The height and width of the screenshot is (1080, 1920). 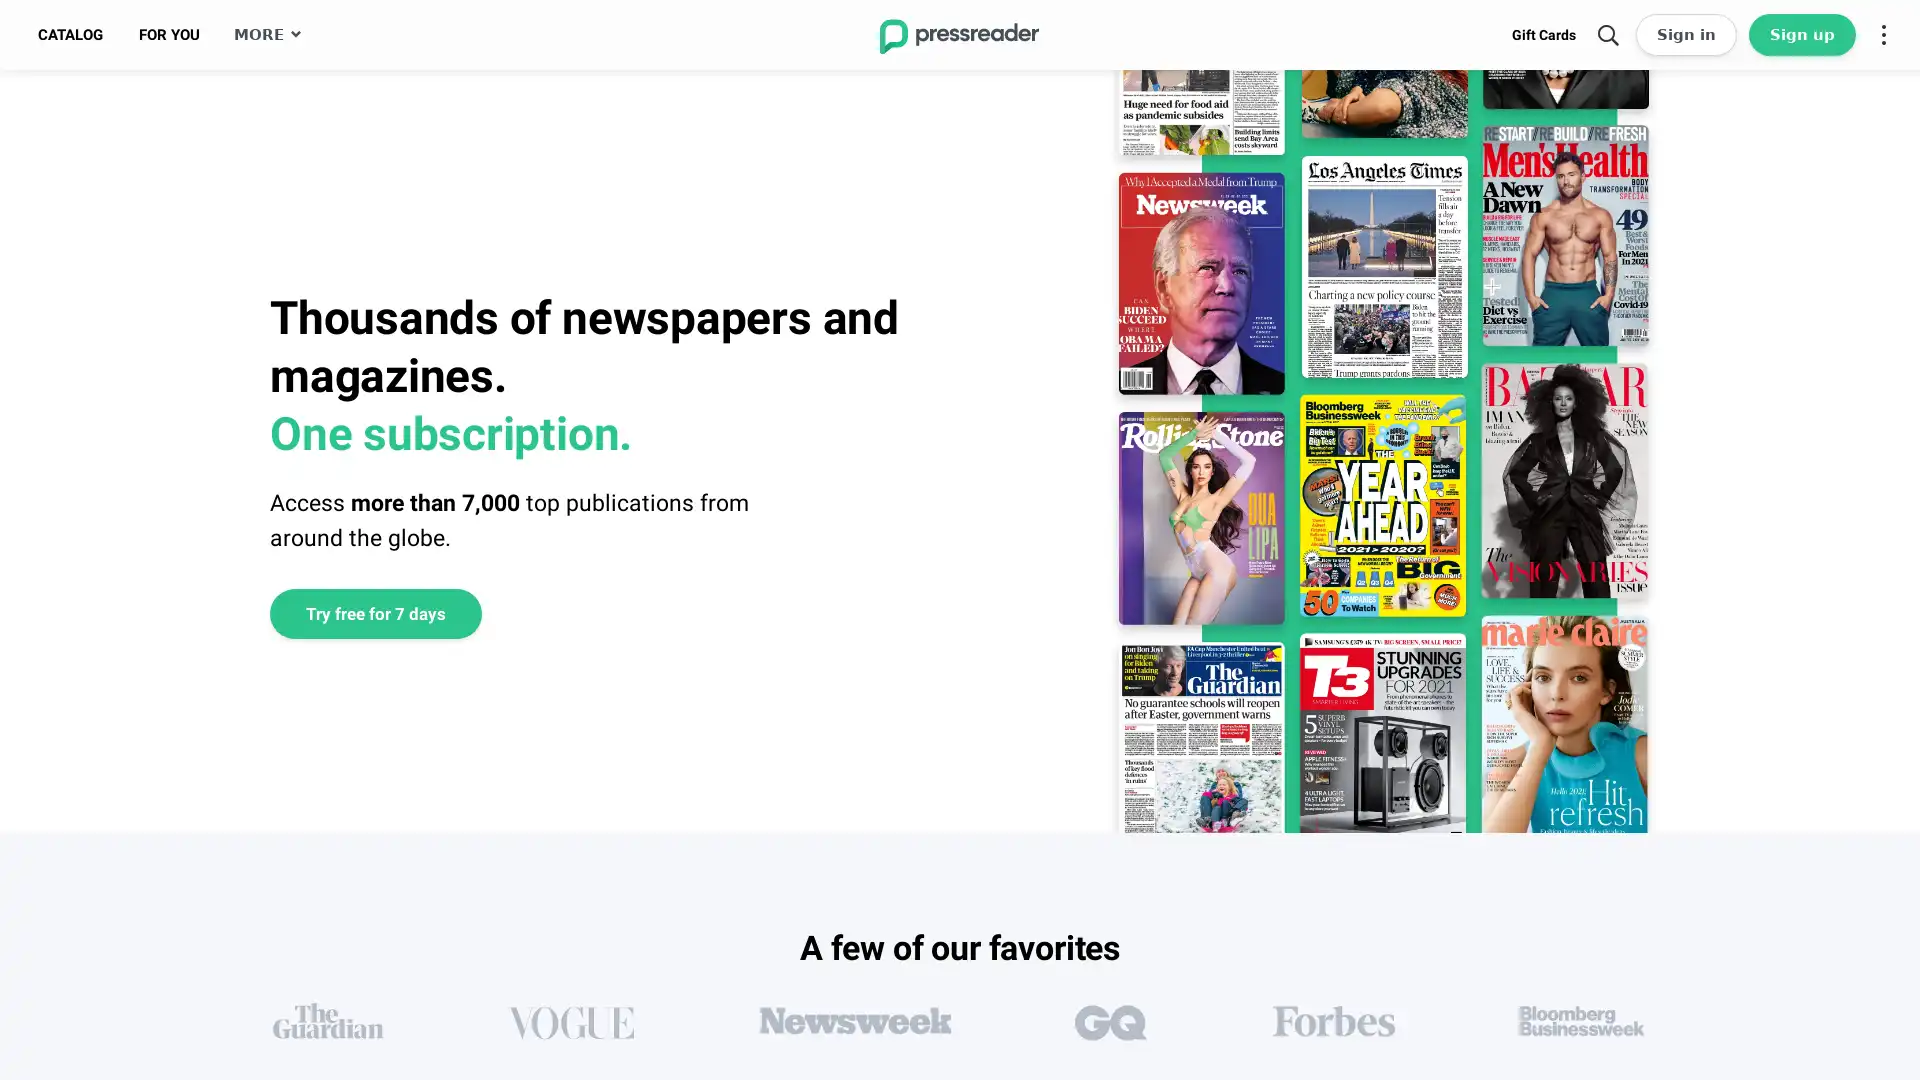 What do you see at coordinates (1685, 34) in the screenshot?
I see `Sign in` at bounding box center [1685, 34].